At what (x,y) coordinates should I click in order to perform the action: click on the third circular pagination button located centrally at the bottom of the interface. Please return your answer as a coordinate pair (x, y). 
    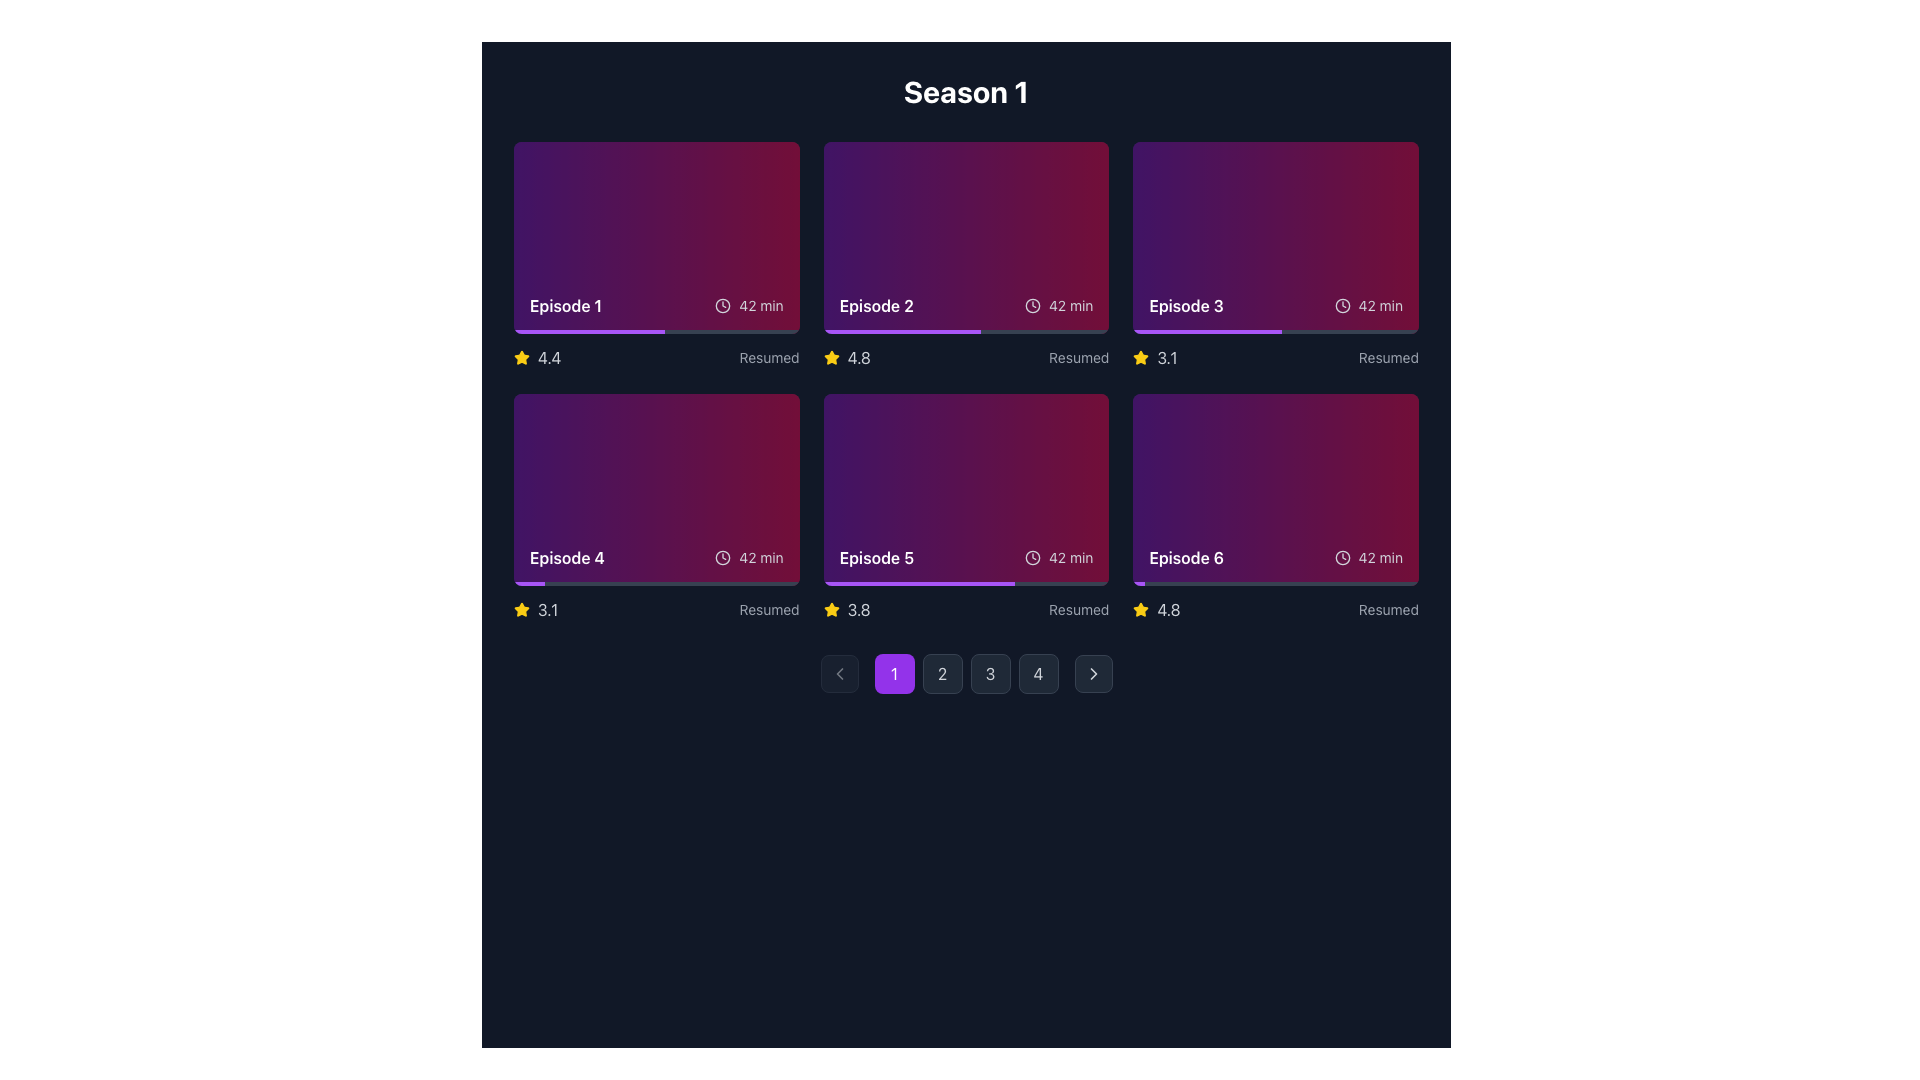
    Looking at the image, I should click on (990, 674).